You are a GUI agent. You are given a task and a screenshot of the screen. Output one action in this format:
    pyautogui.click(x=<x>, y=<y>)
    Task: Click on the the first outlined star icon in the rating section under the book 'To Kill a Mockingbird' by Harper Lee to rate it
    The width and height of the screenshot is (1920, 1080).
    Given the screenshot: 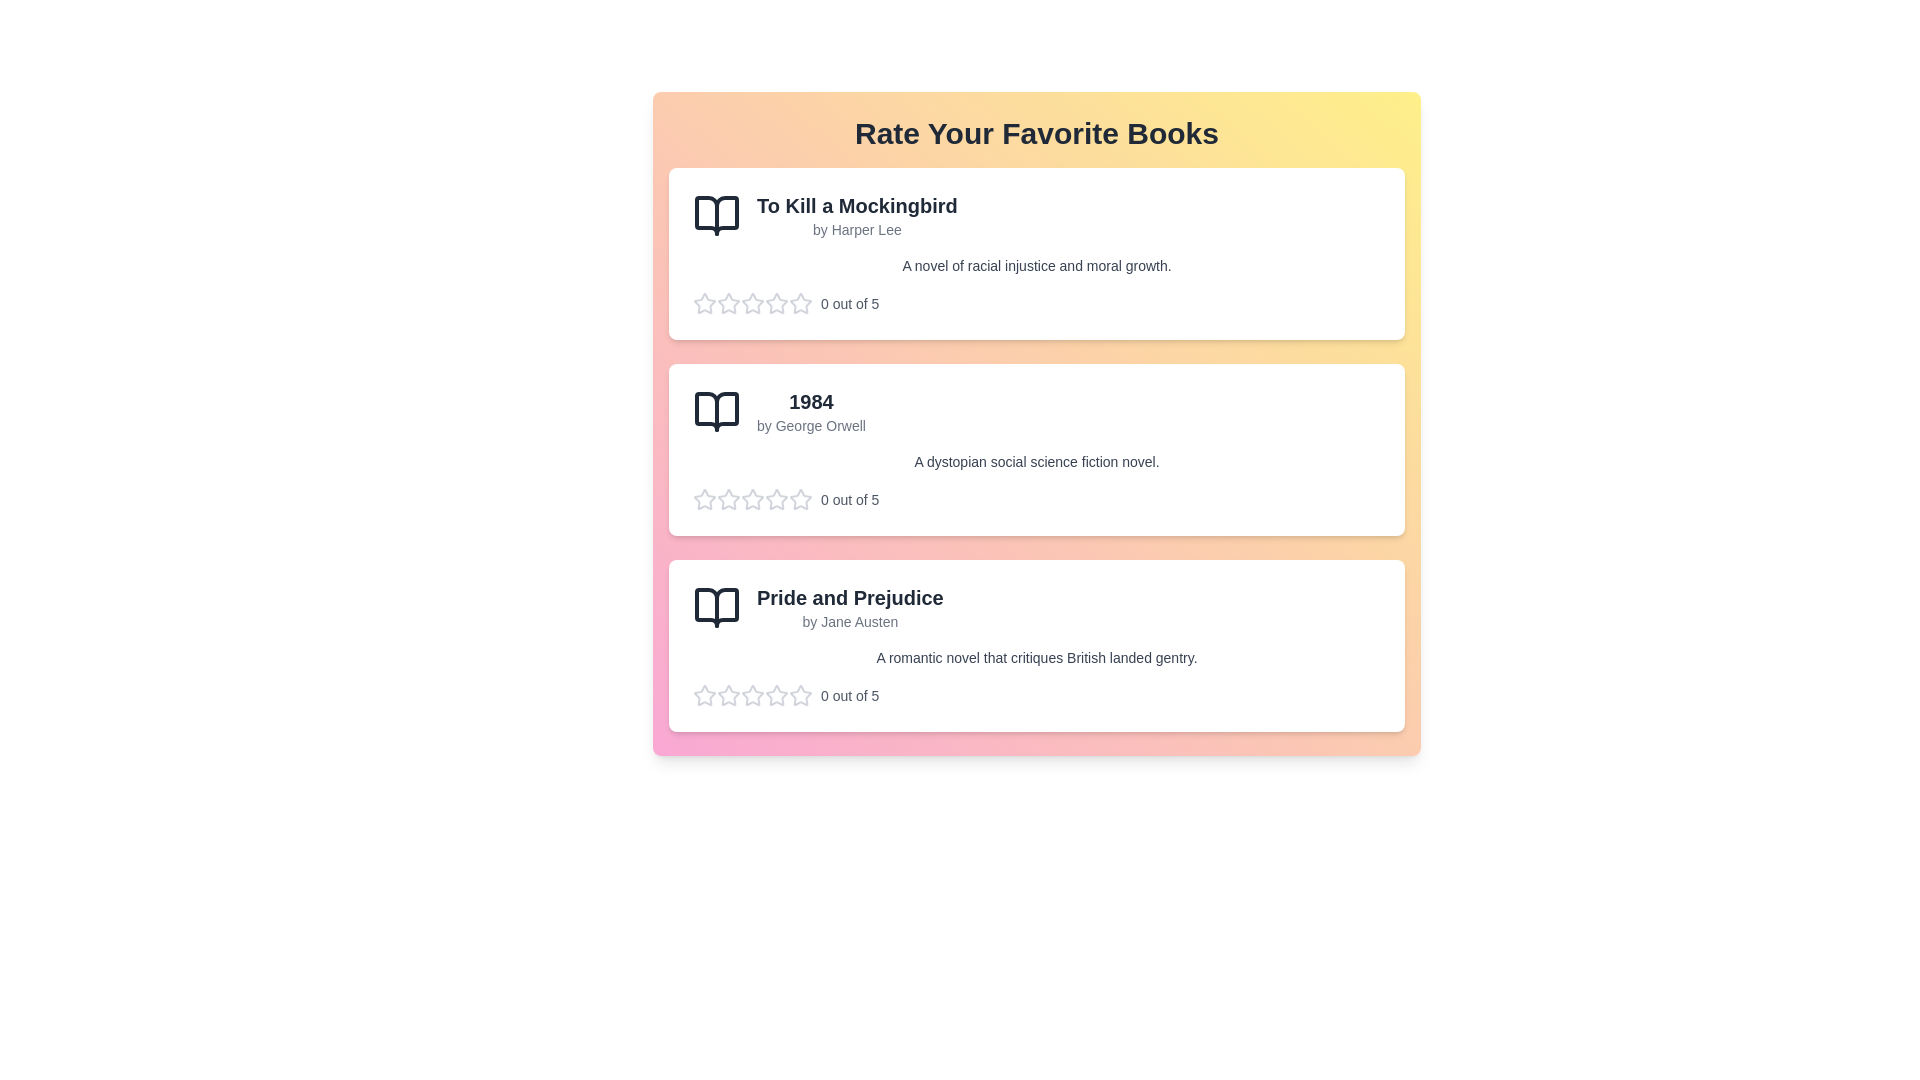 What is the action you would take?
    pyautogui.click(x=728, y=303)
    